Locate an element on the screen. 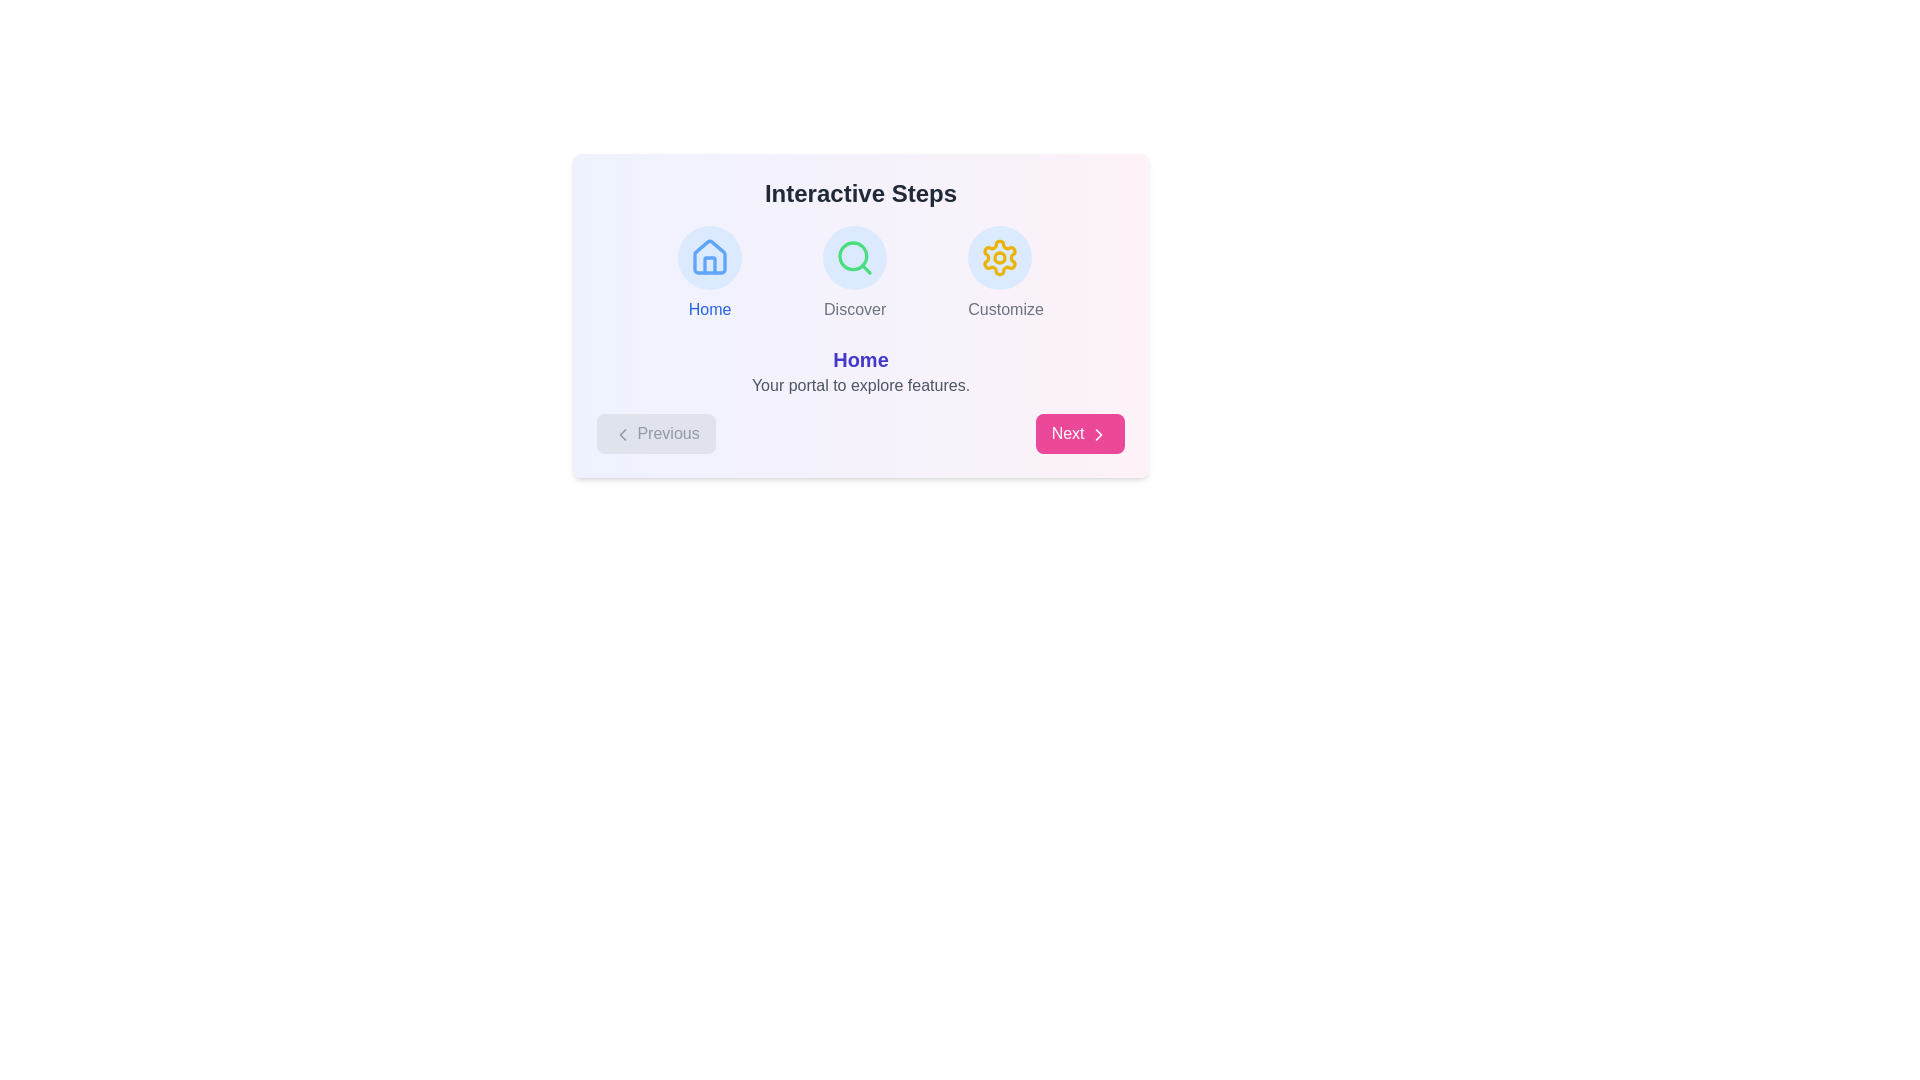 This screenshot has height=1080, width=1920. on the 'Customize' button, which is the third element in the horizontal navigation bar is located at coordinates (1006, 273).